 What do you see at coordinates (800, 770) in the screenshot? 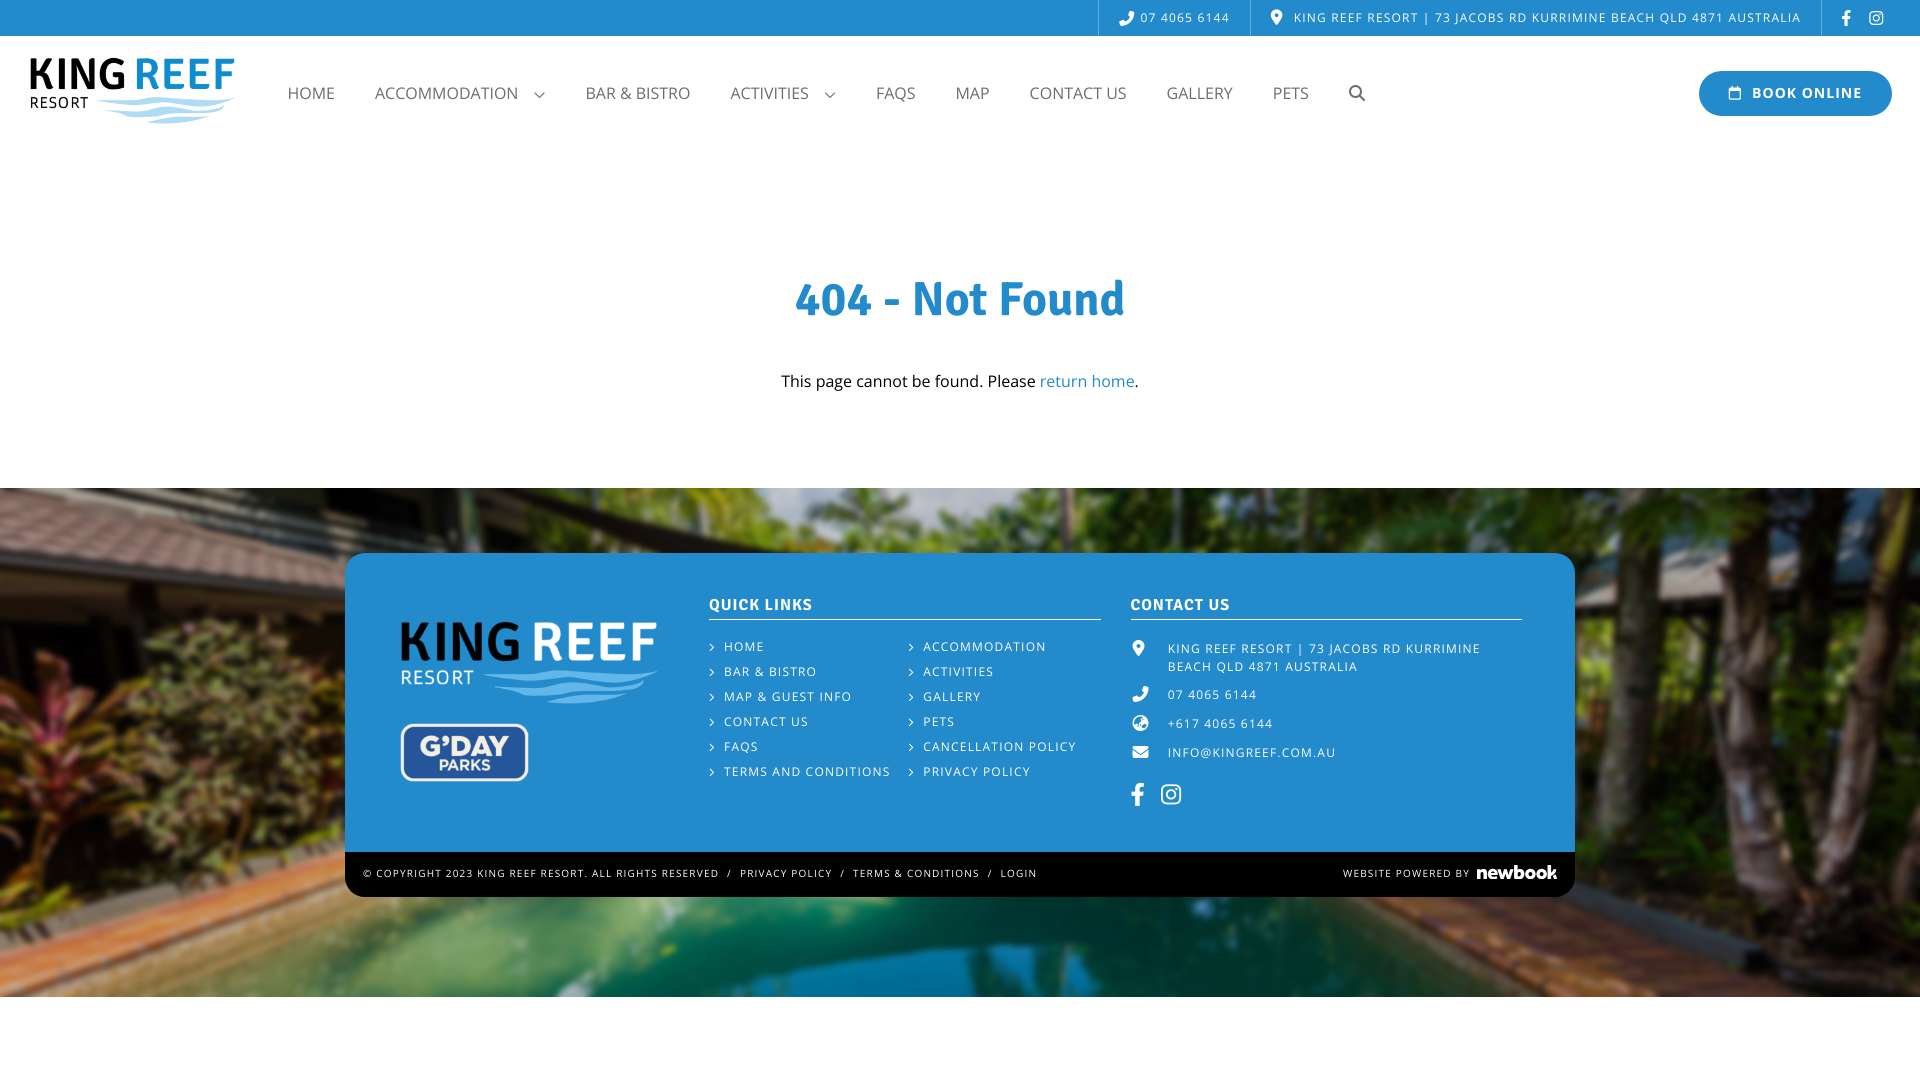
I see `'TERMS AND CONDITIONS'` at bounding box center [800, 770].